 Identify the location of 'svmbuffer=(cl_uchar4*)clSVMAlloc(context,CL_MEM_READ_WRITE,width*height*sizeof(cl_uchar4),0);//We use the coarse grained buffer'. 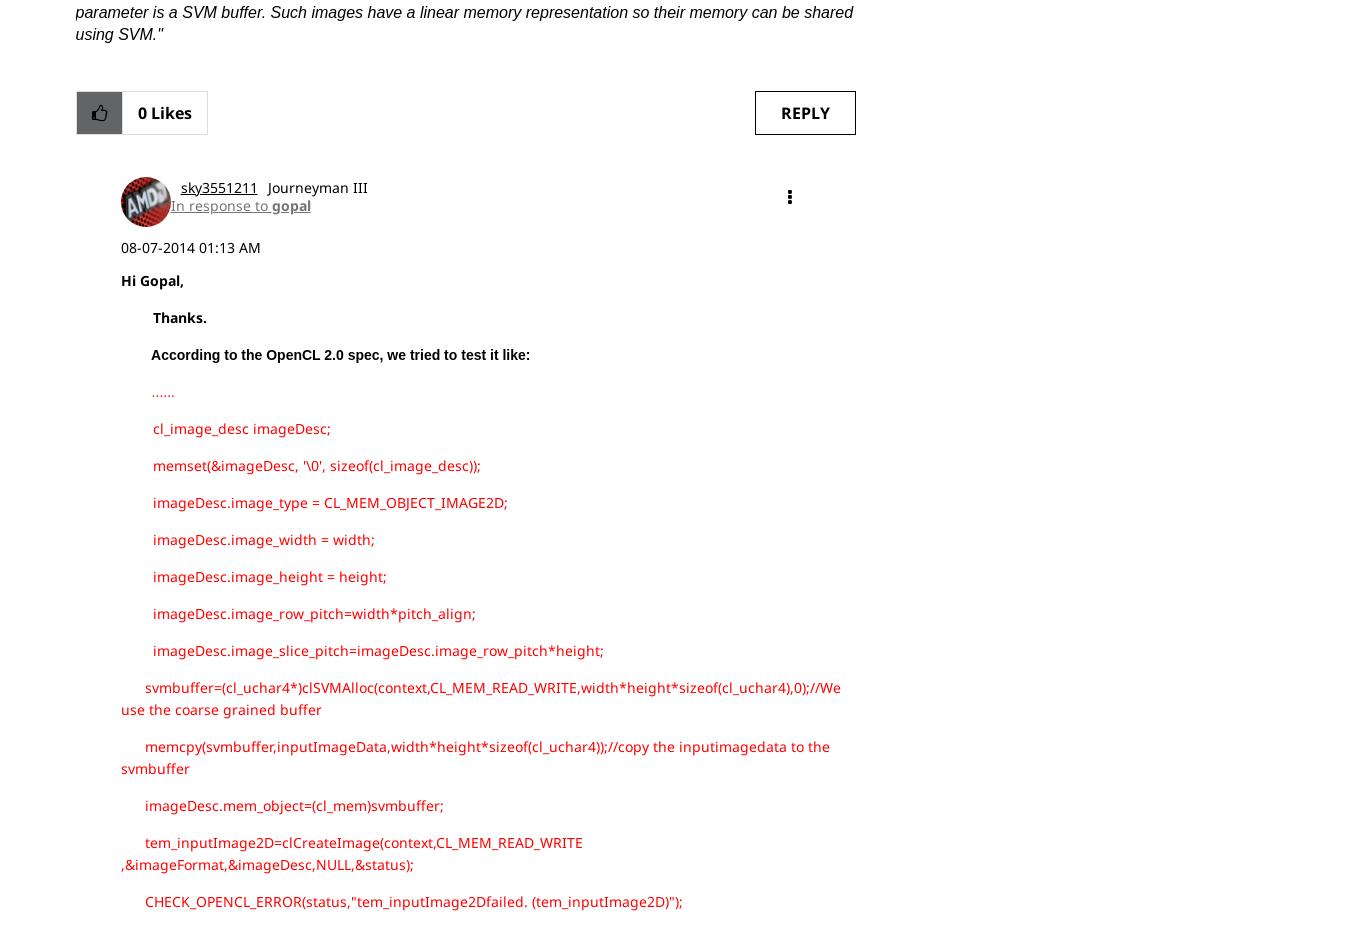
(118, 697).